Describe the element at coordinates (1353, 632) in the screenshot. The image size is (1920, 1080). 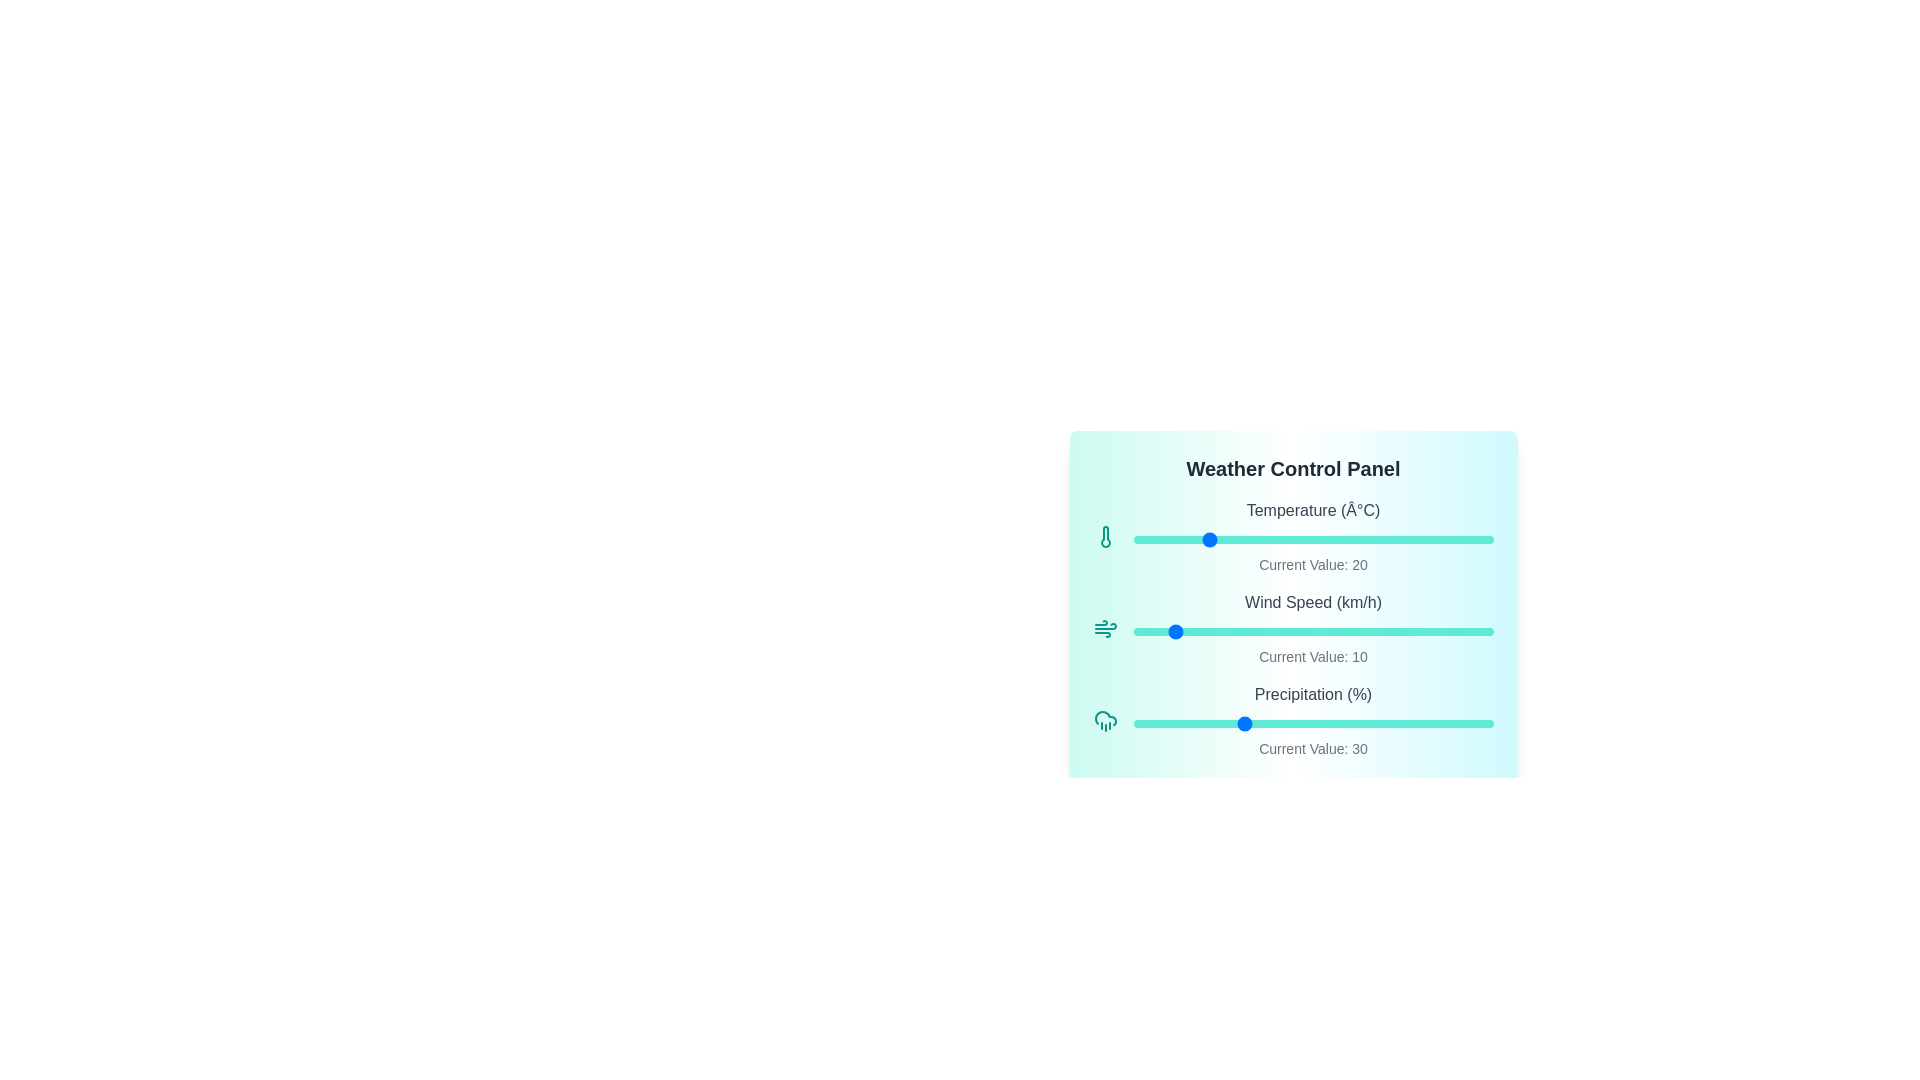
I see `the Wind Speed slider to 61 km/h` at that location.